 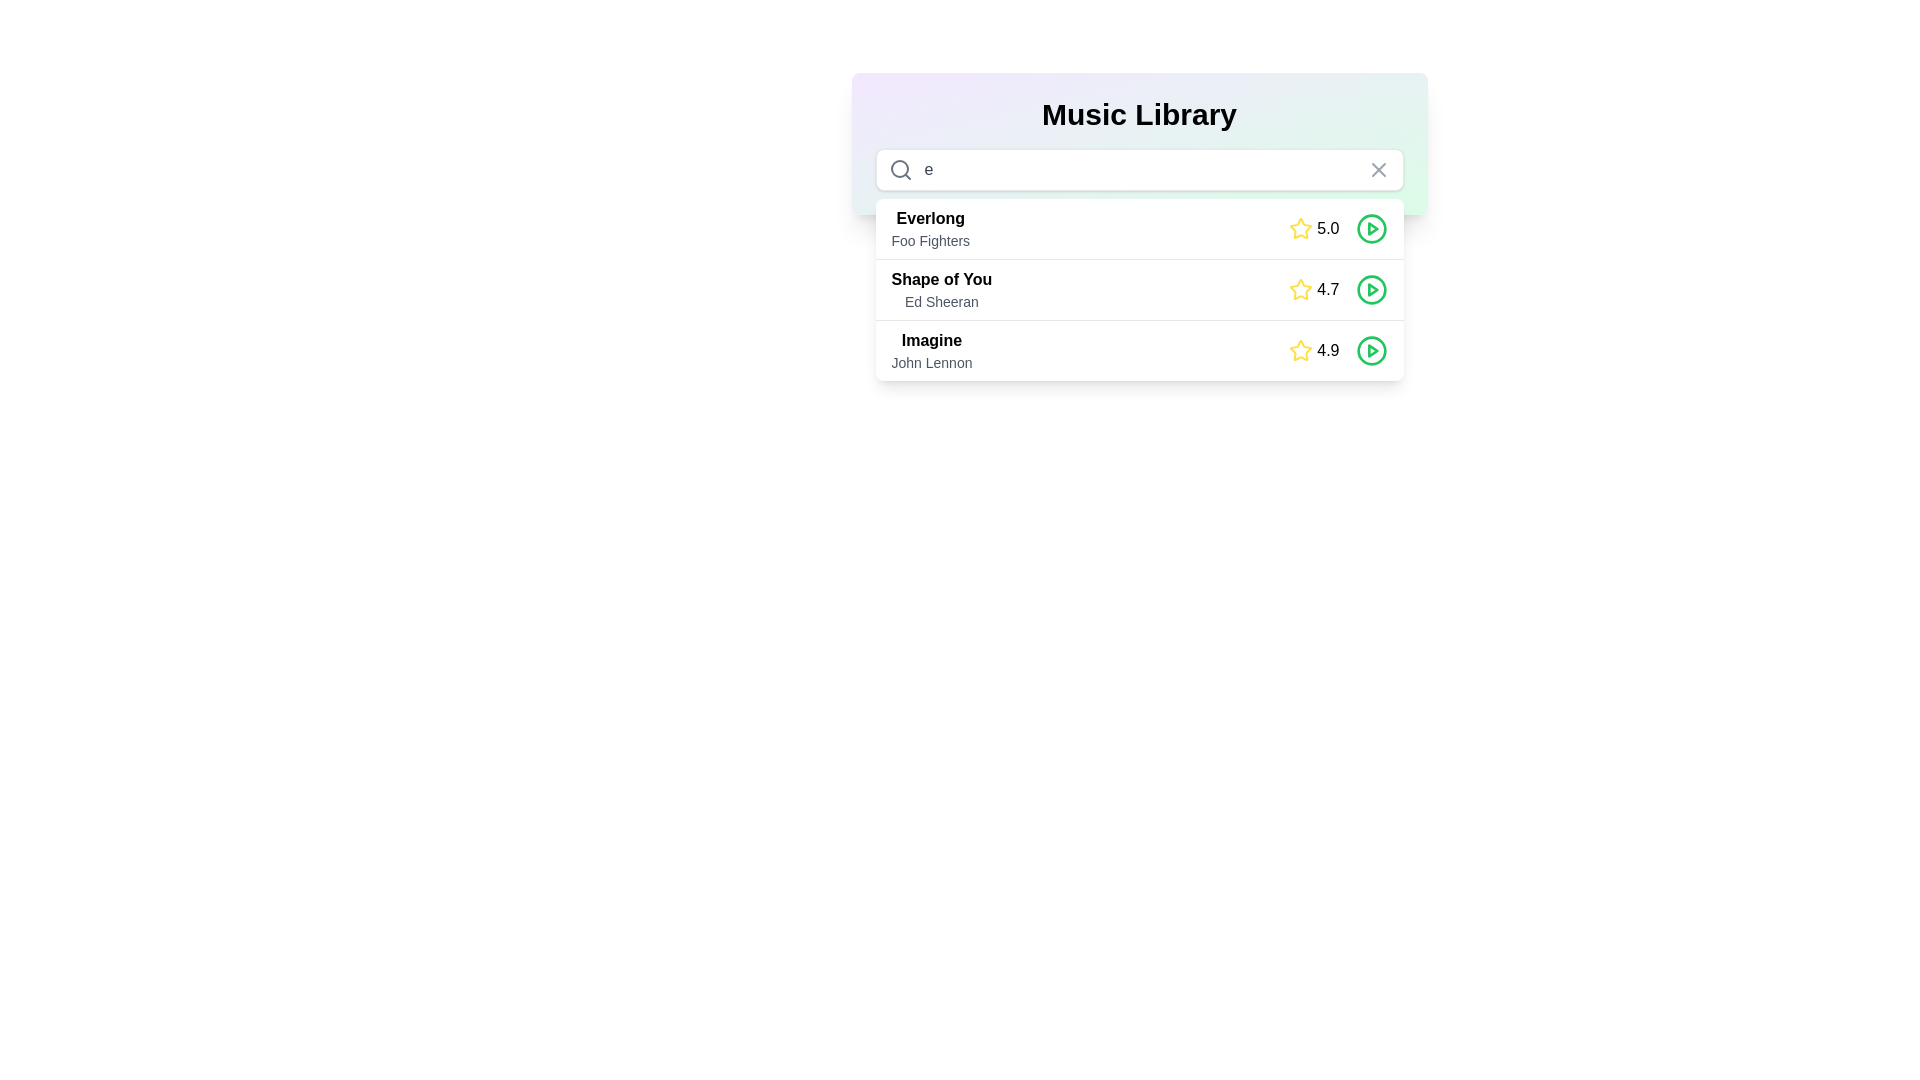 I want to click on the circular play button icon located to the far right of the 'Shape of You' song entry, which features a triangular play symbol inside, so click(x=1370, y=289).